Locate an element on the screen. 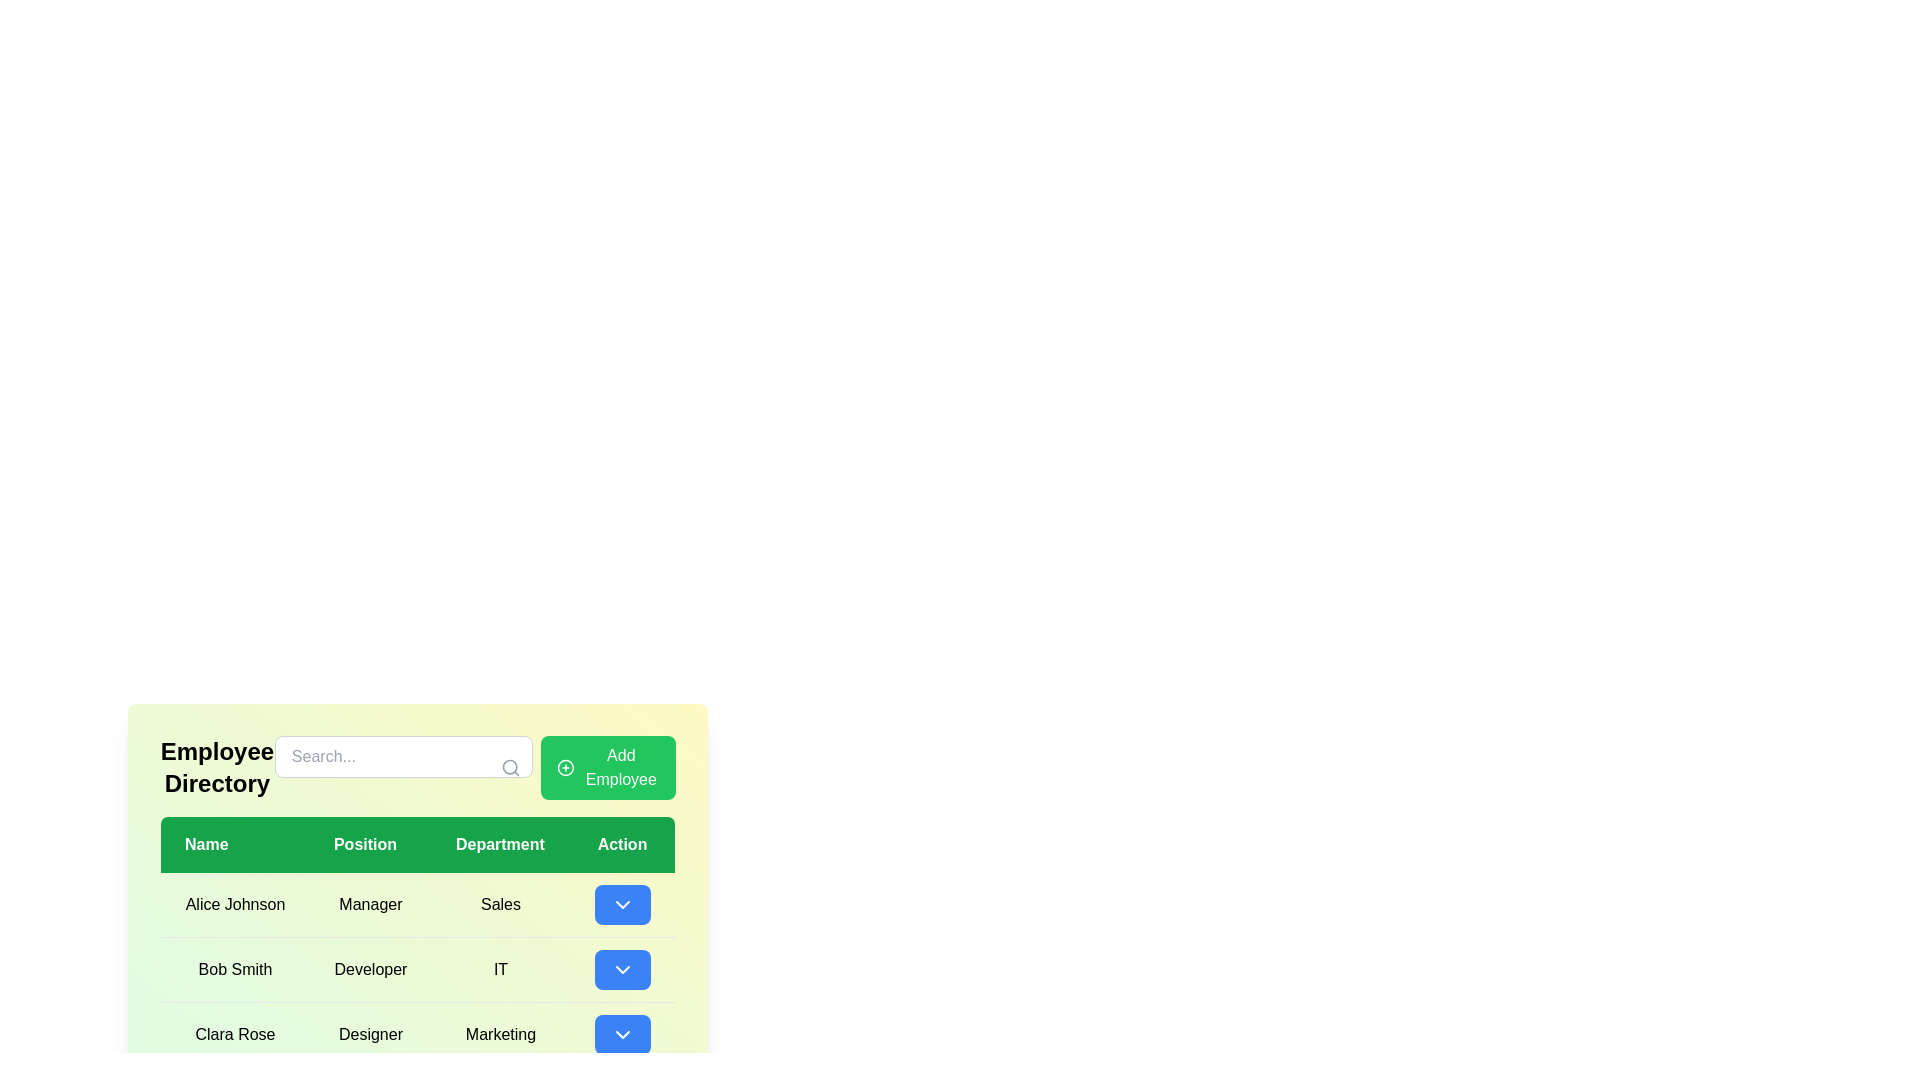 This screenshot has height=1080, width=1920. the dropdown trigger button with a blue background and a downward pointing chevron icon centered within it is located at coordinates (621, 905).